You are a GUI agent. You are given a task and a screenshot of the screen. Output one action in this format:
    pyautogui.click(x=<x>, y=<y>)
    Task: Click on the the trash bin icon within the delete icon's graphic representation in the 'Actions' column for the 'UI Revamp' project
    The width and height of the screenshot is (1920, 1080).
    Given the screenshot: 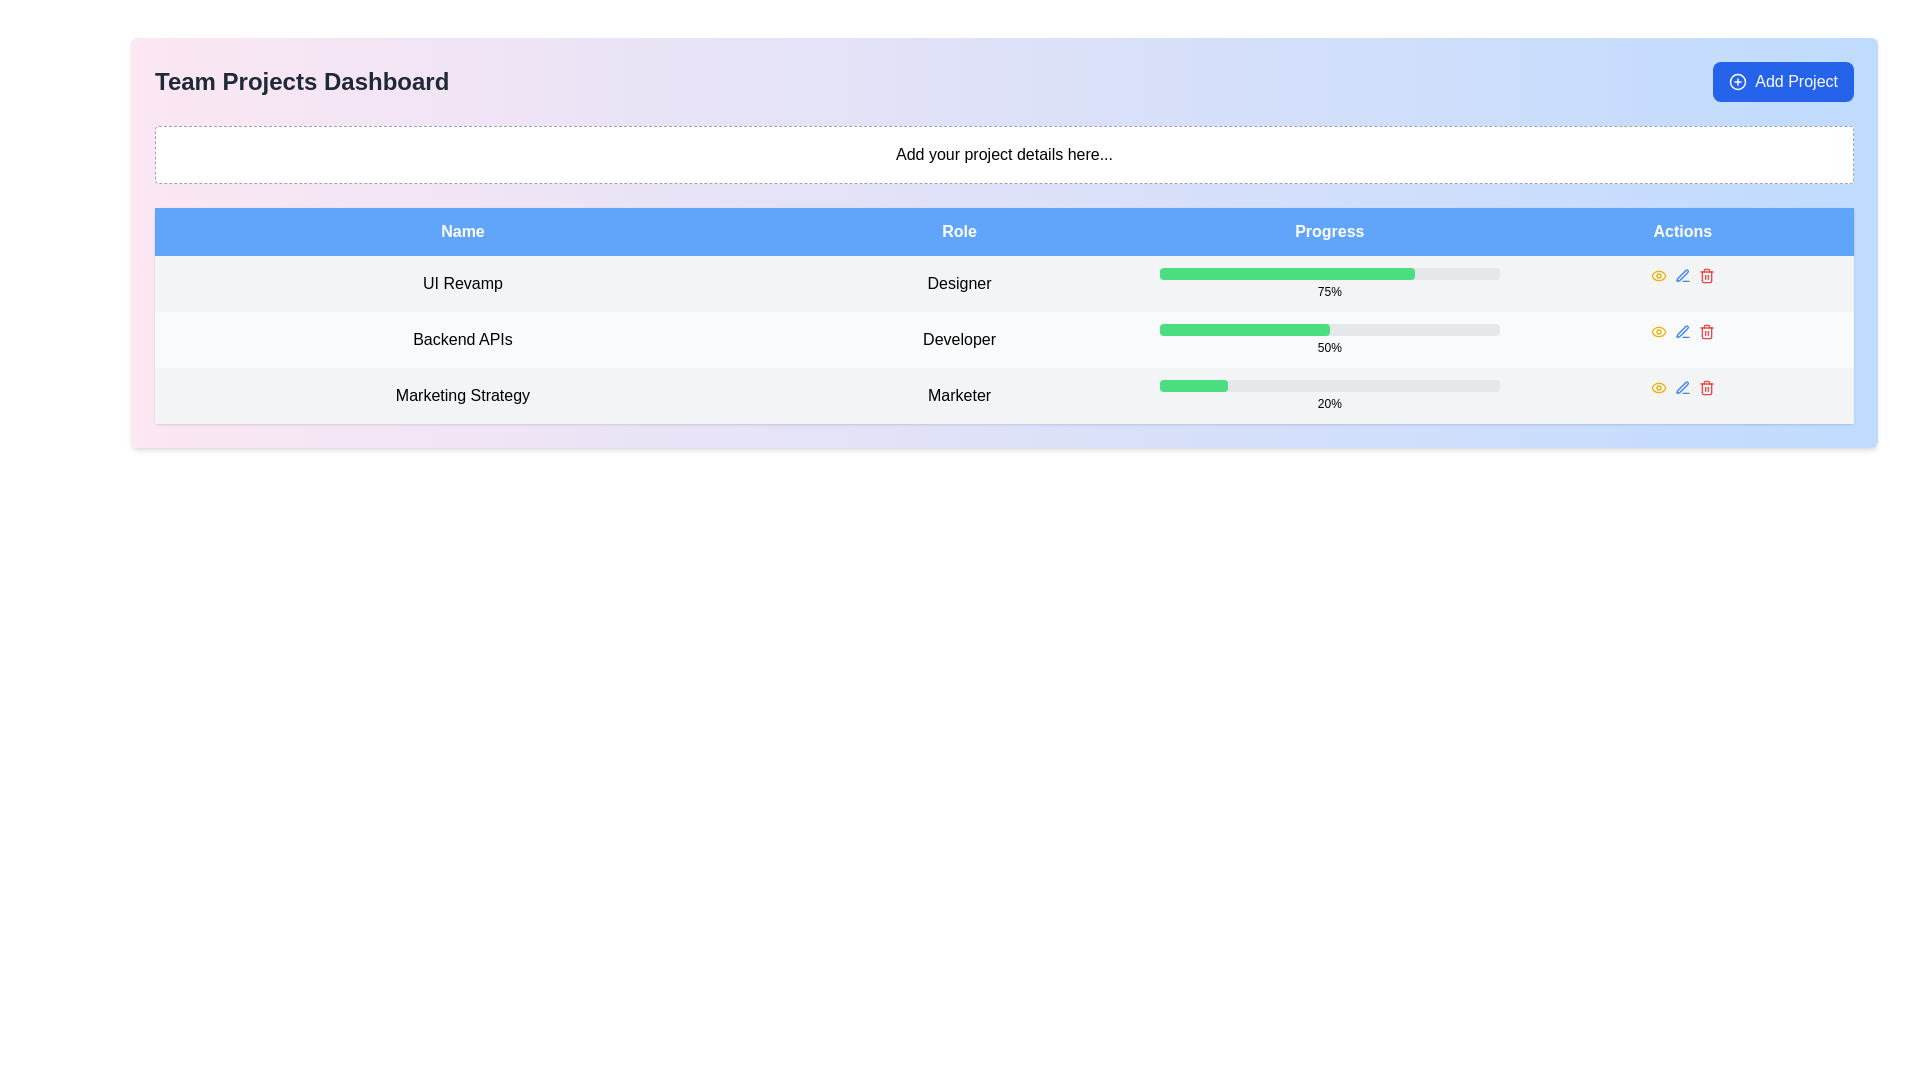 What is the action you would take?
    pyautogui.click(x=1705, y=277)
    